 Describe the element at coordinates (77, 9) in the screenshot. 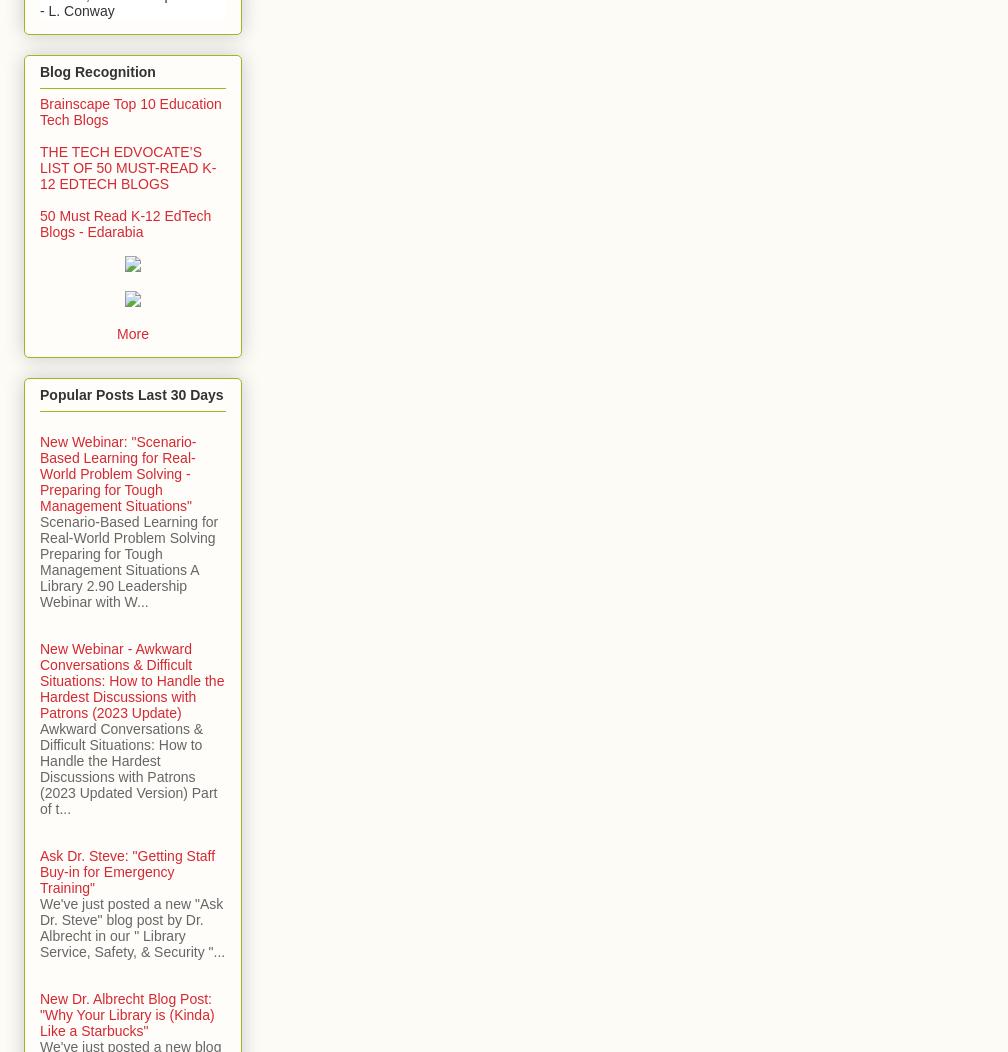

I see `'- L. Conway'` at that location.